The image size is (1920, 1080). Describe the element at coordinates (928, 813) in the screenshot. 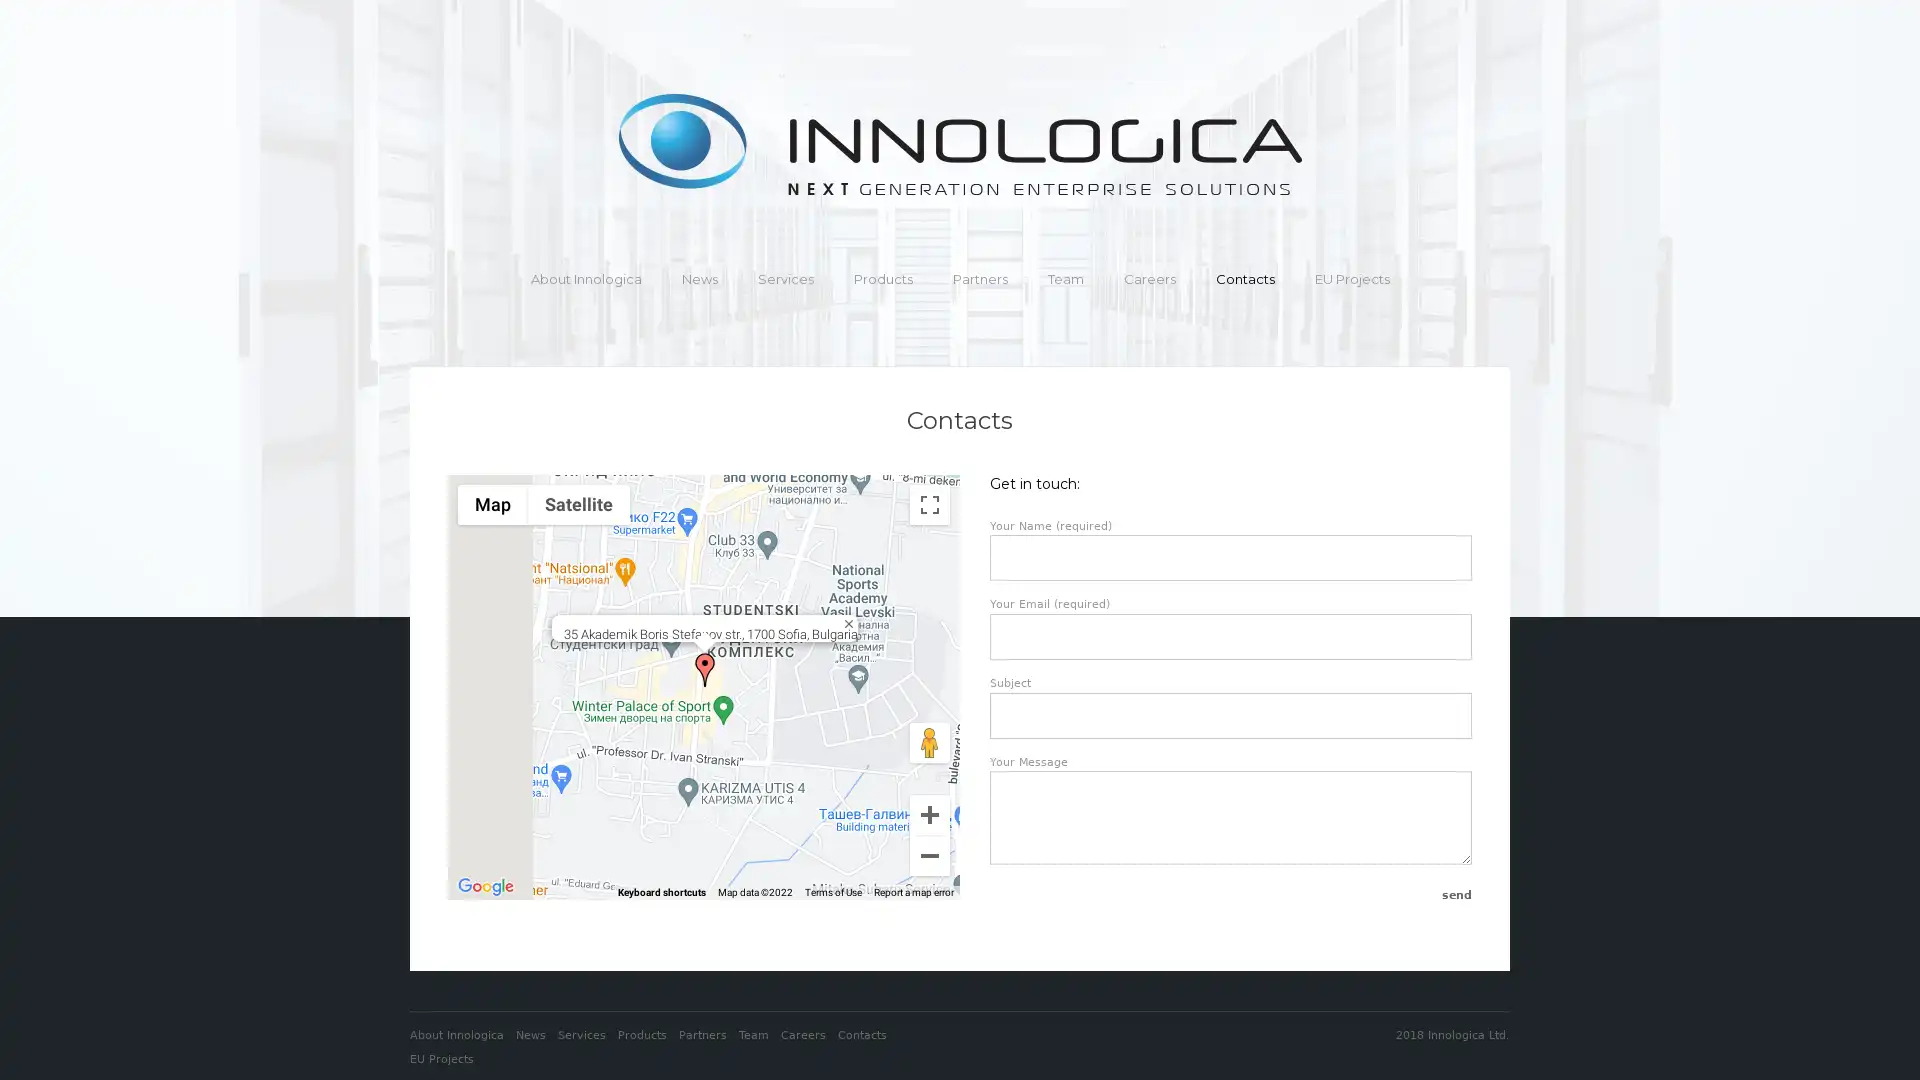

I see `Zoom in` at that location.